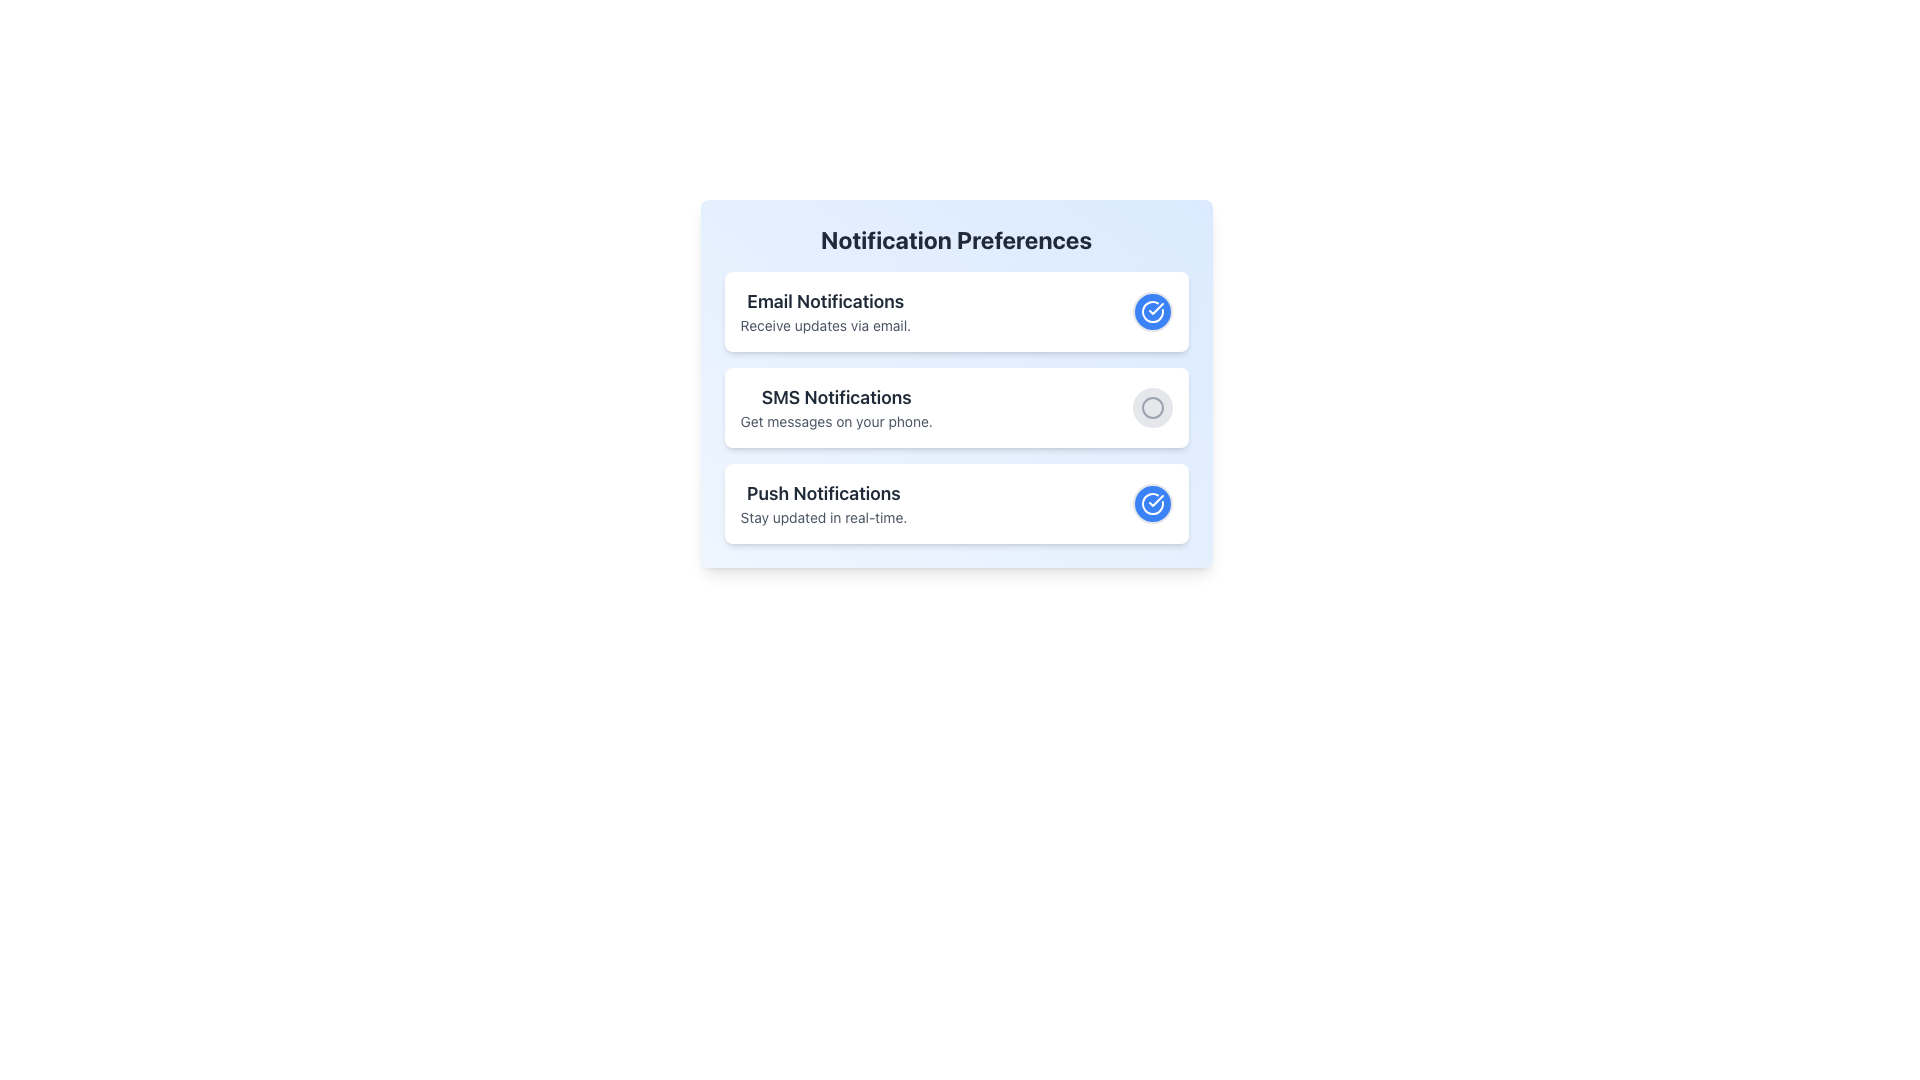 This screenshot has width=1920, height=1080. Describe the element at coordinates (836, 397) in the screenshot. I see `text of the 'SMS Notifications' label, which is the header for the SMS notifications option in the notification preferences settings` at that location.